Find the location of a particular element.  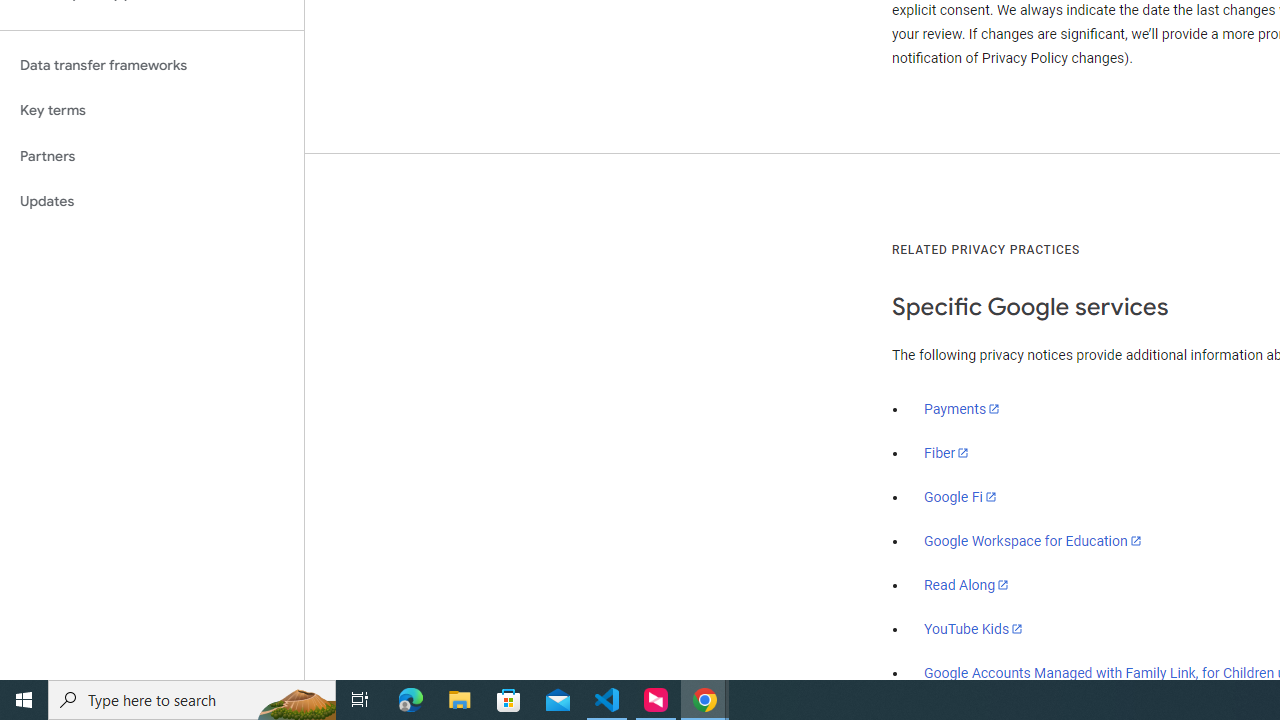

'Partners' is located at coordinates (151, 155).